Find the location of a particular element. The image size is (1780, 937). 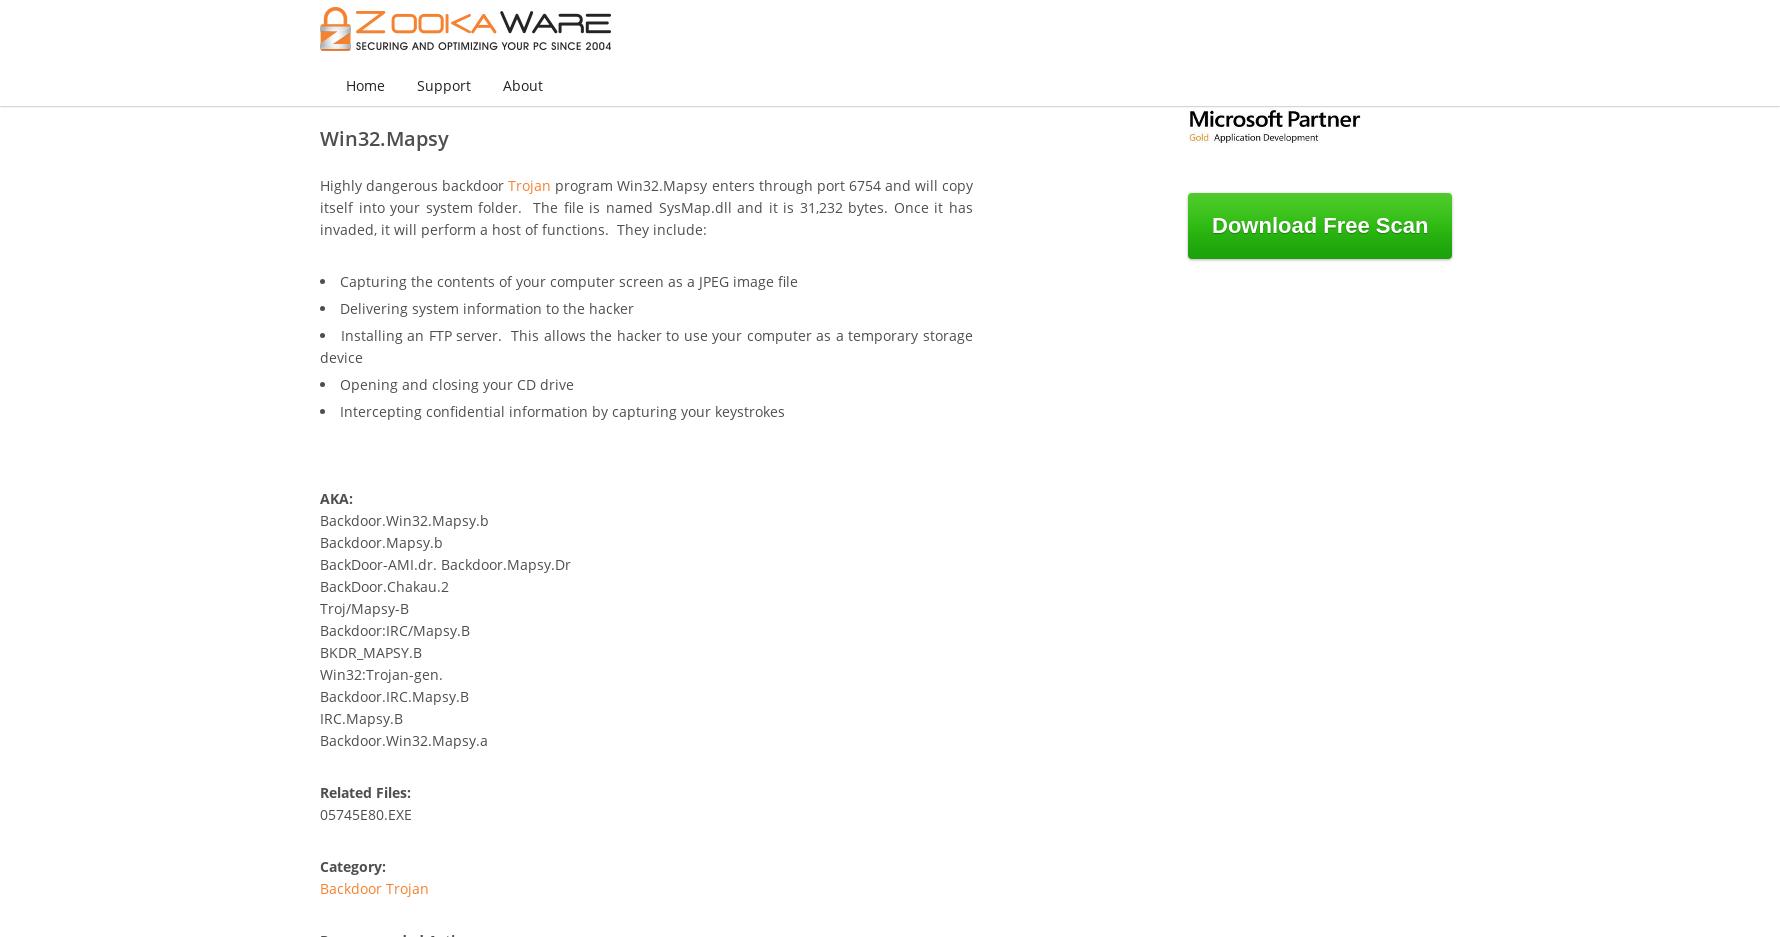

'Trojan' is located at coordinates (528, 185).